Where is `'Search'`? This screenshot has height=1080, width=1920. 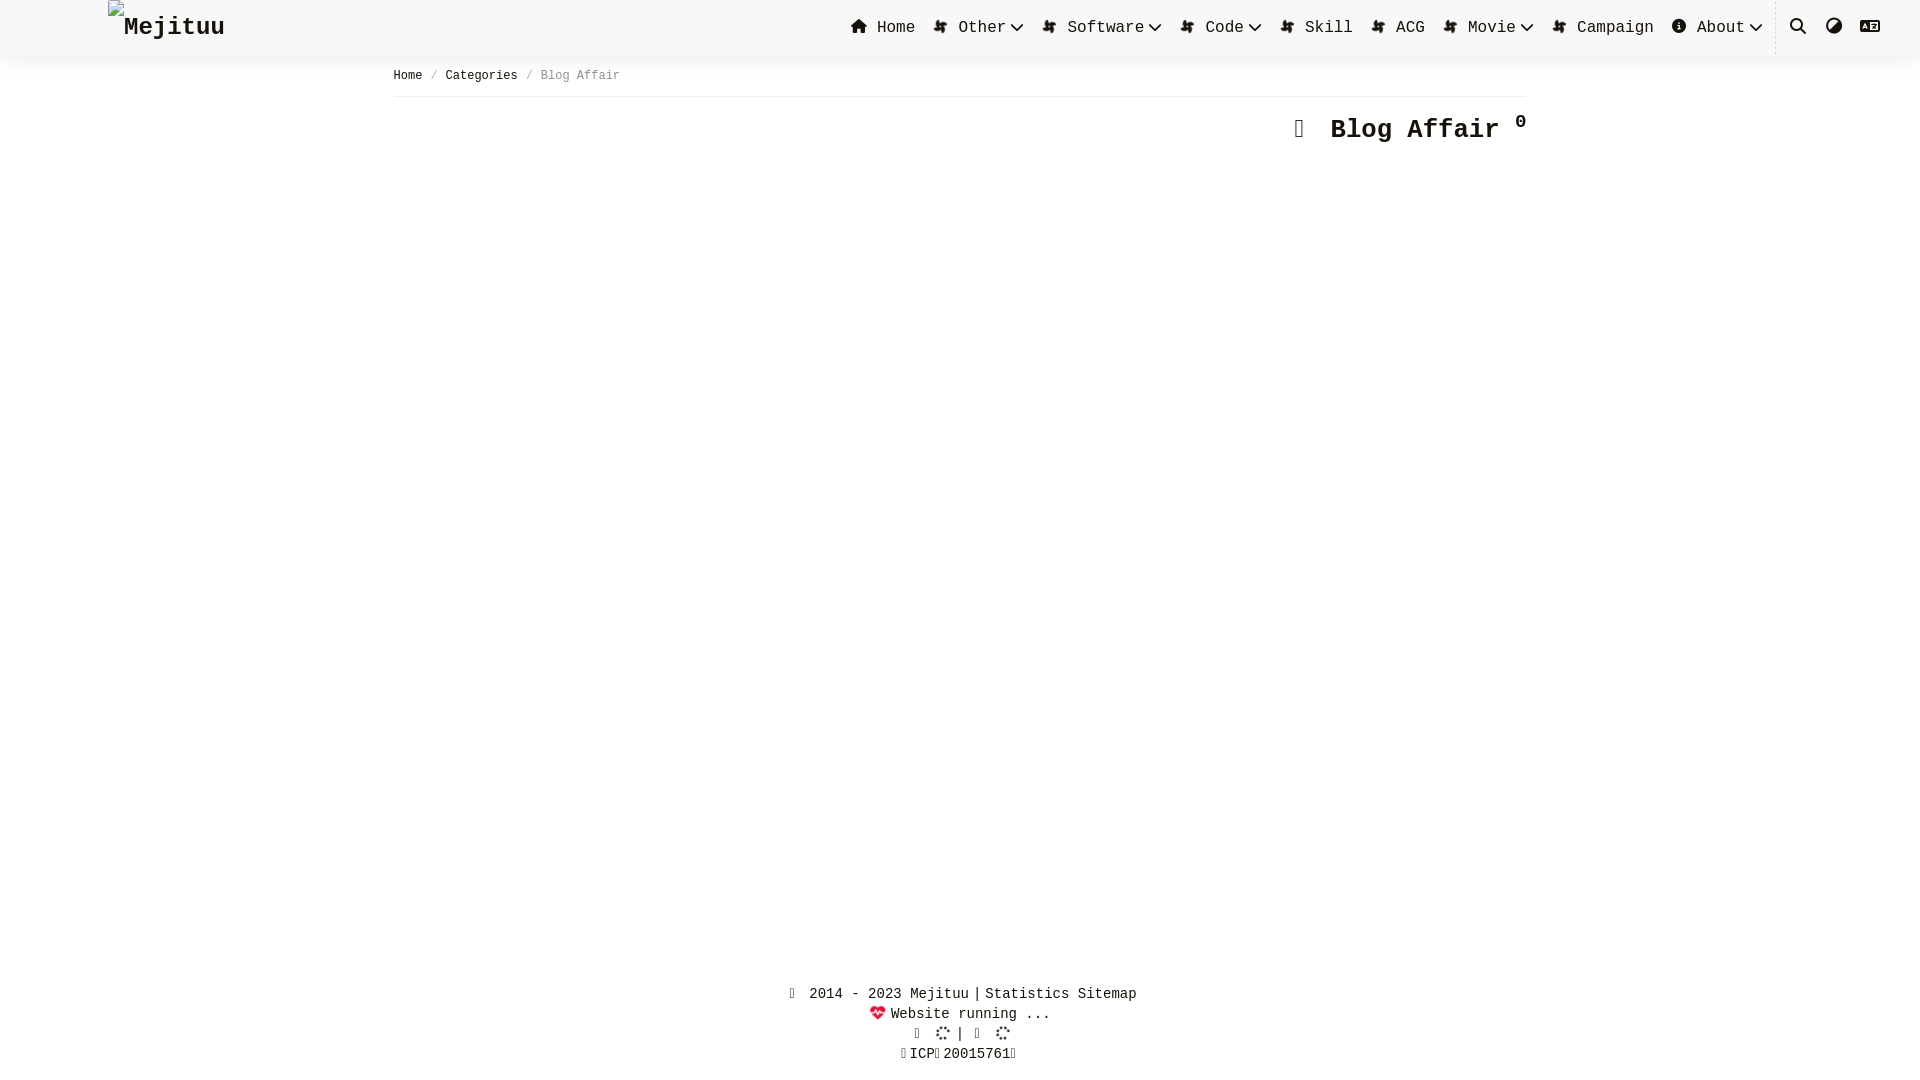 'Search' is located at coordinates (1798, 27).